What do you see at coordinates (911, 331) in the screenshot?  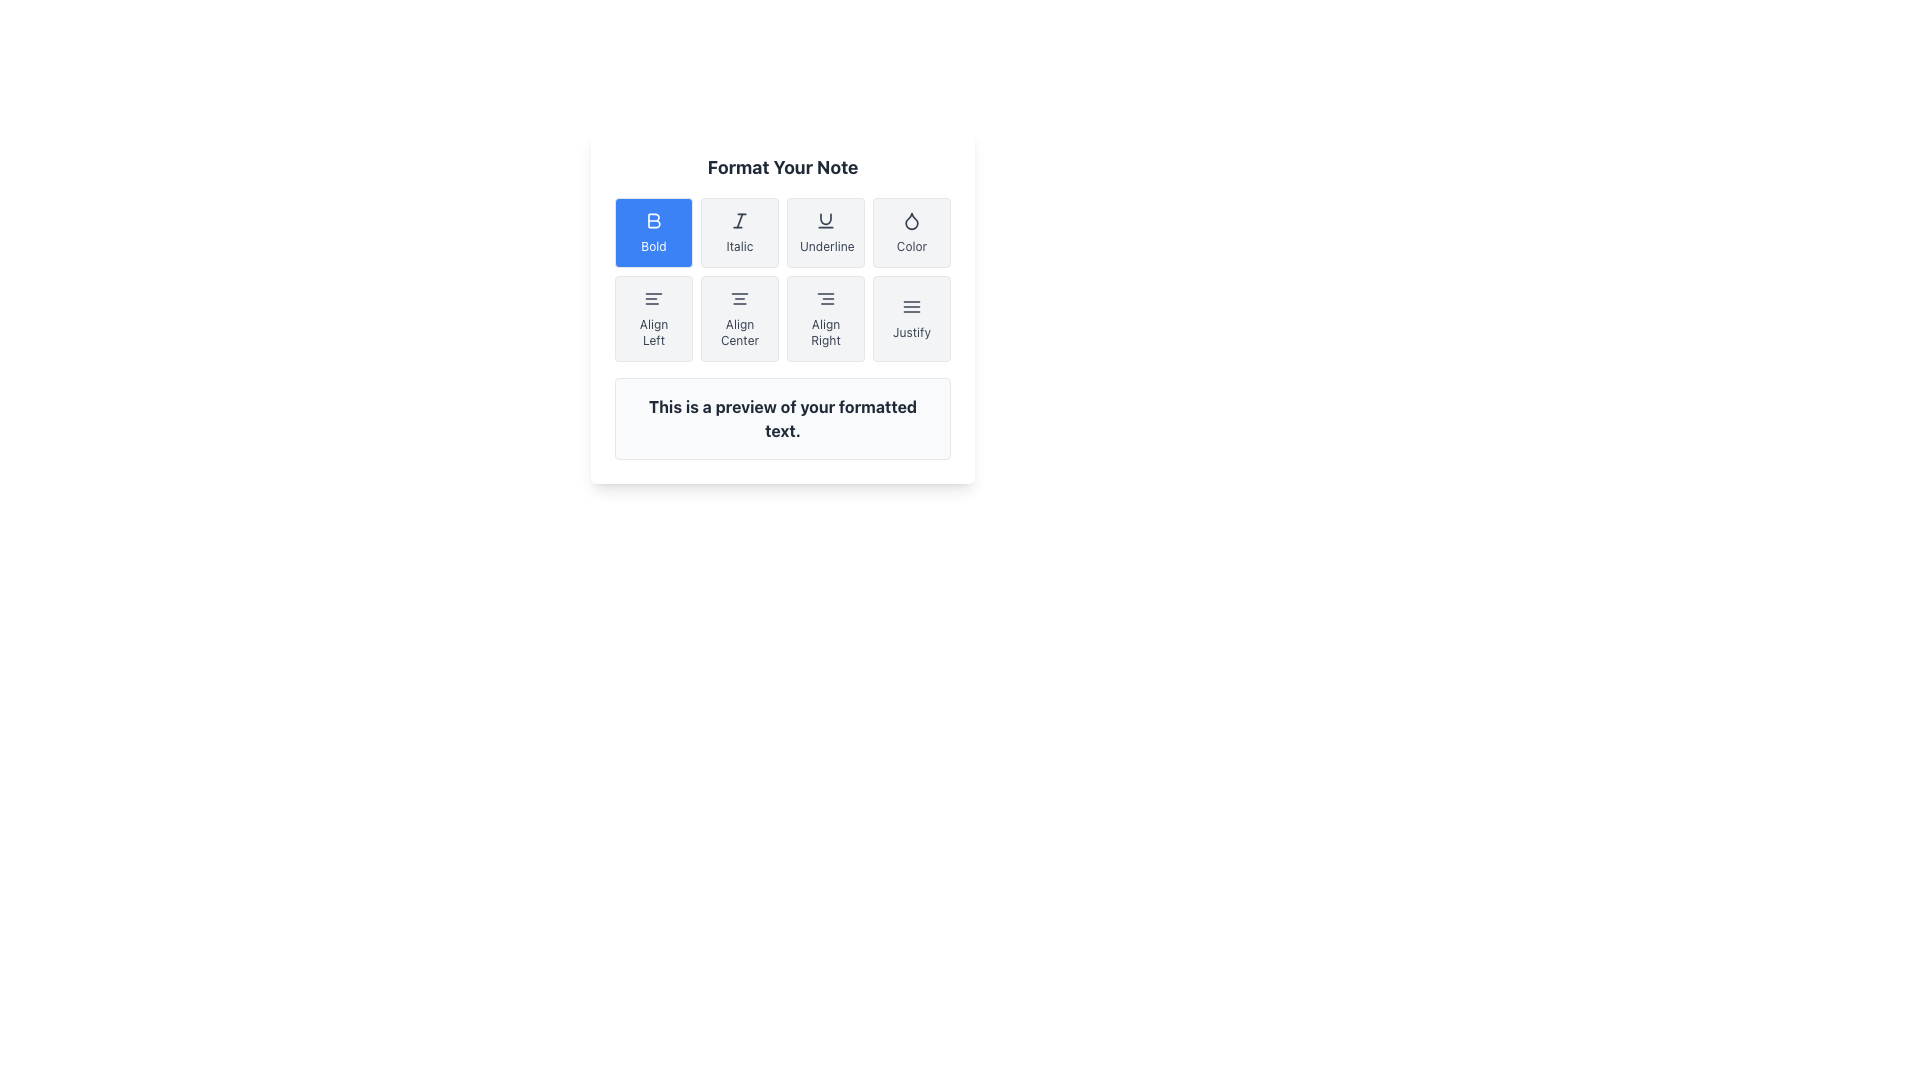 I see `the descriptive label for the 'Justify' text alignment button located in the bottom row of the grid under the 'Format Your Note' section` at bounding box center [911, 331].